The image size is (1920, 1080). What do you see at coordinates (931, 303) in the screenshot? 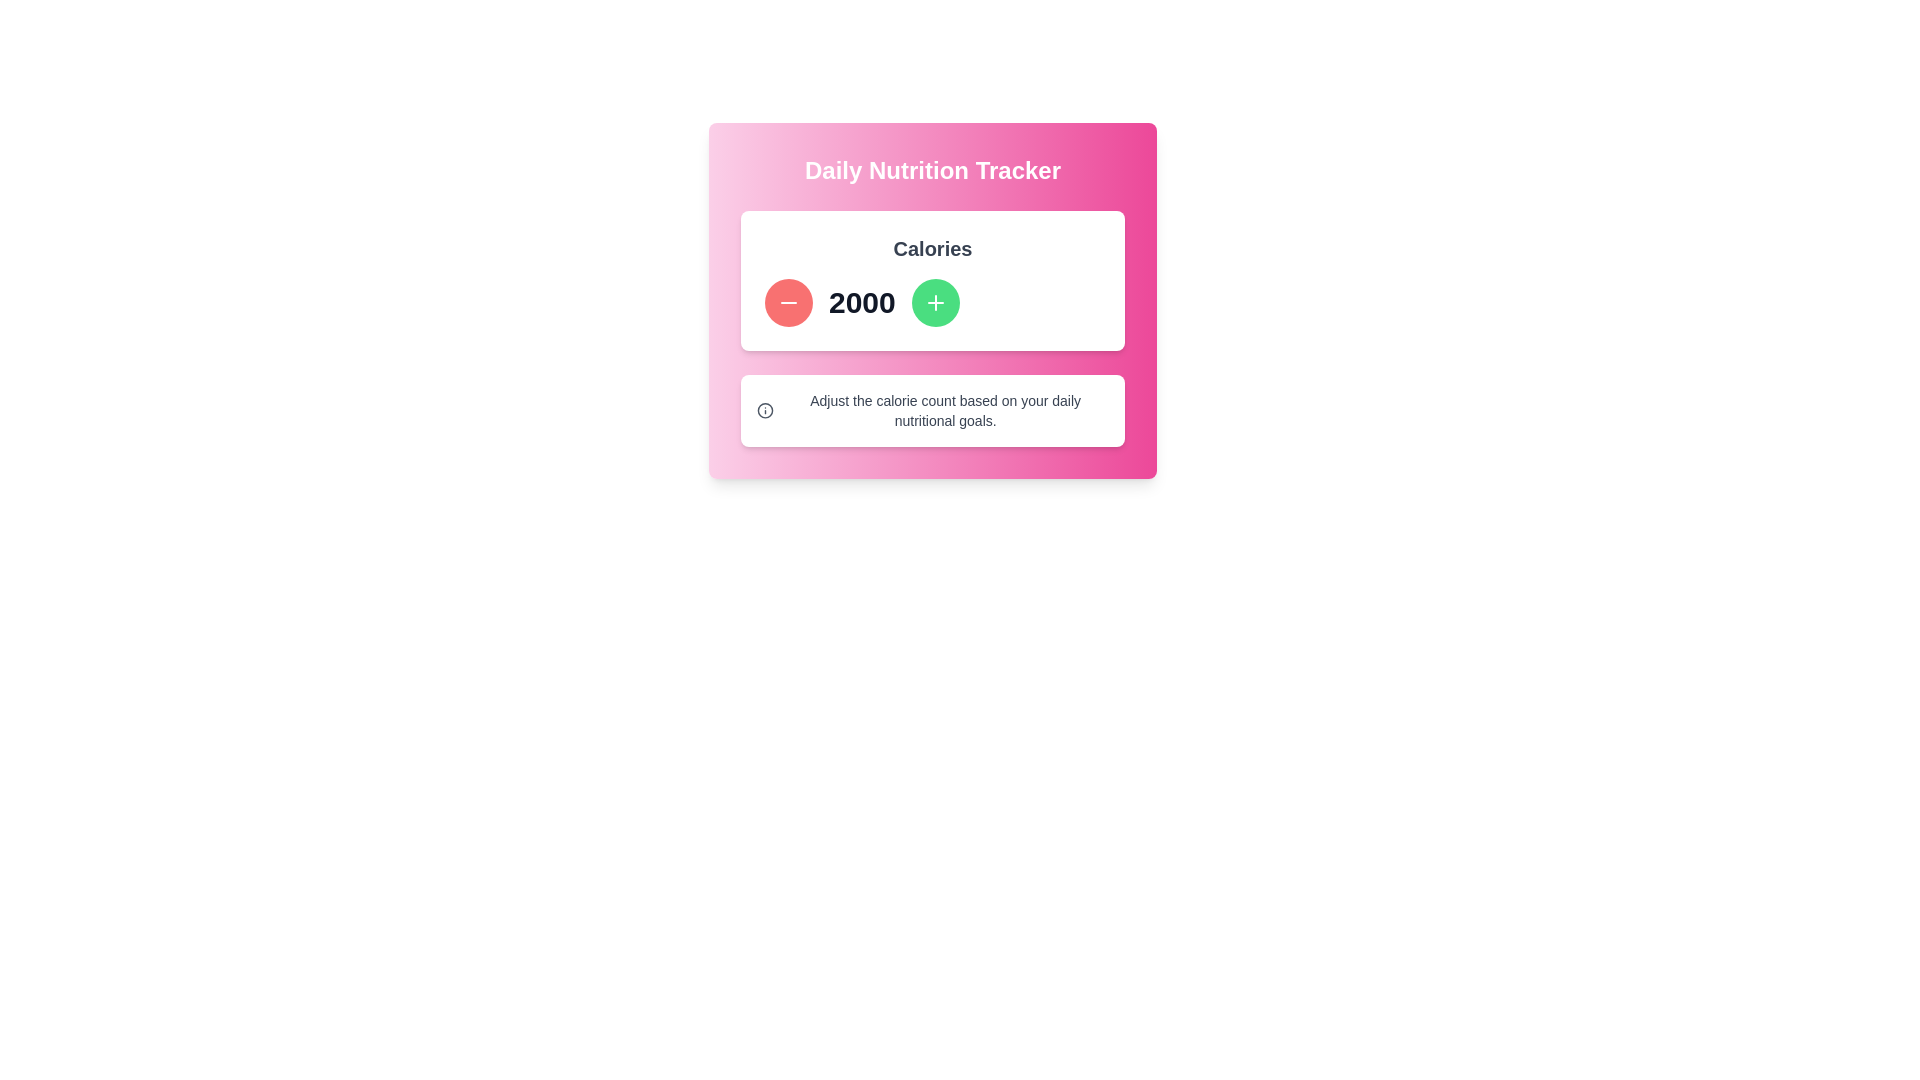
I see `the green '+' button located to the right of the central numerical display showing '2000' in bold black text to increase the value` at bounding box center [931, 303].